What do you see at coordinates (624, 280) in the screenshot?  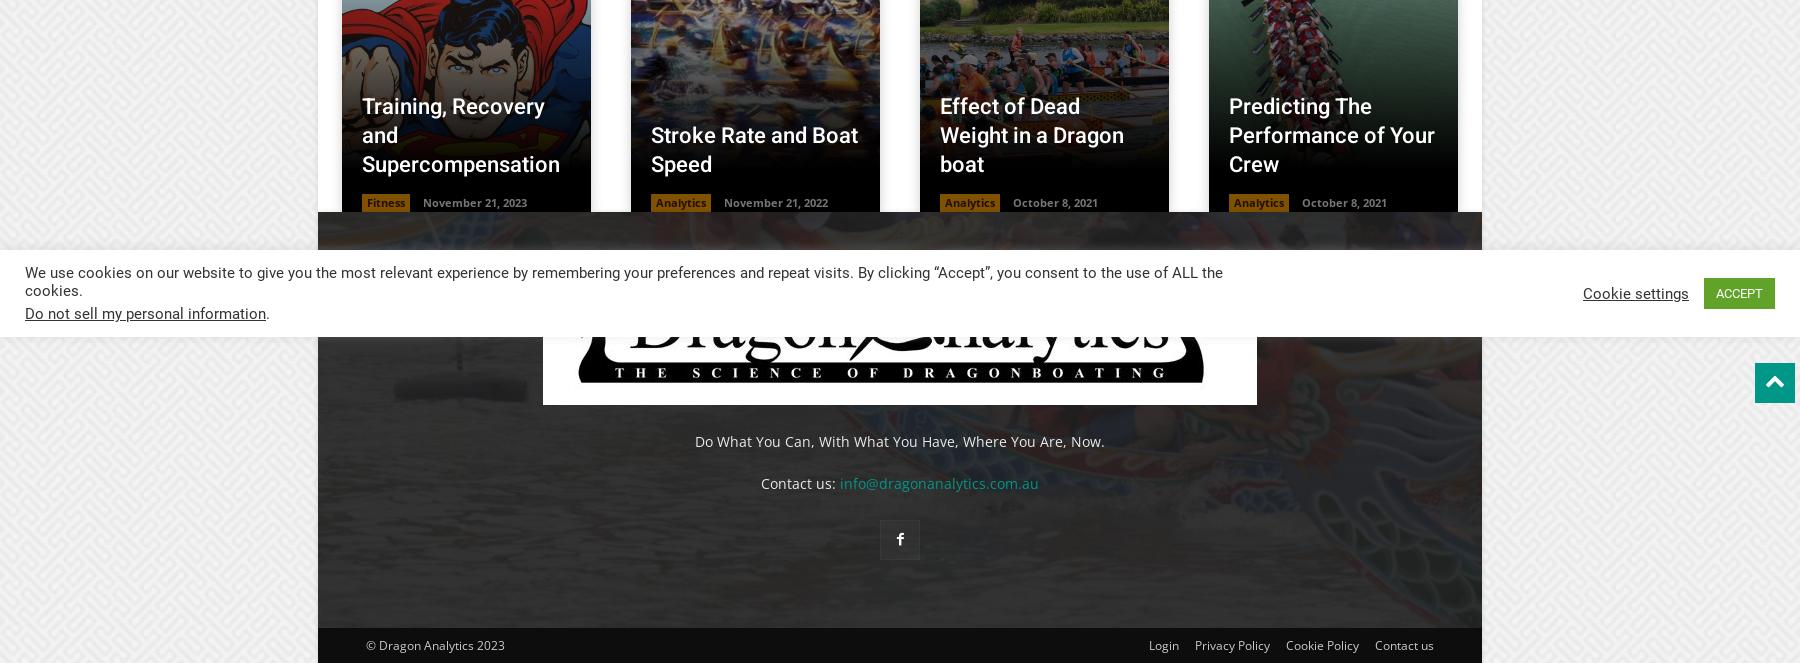 I see `'We use cookies on our website to give you the most relevant experience by remembering your preferences and repeat visits. By clicking “Accept”, you consent to the use of ALL the cookies.'` at bounding box center [624, 280].